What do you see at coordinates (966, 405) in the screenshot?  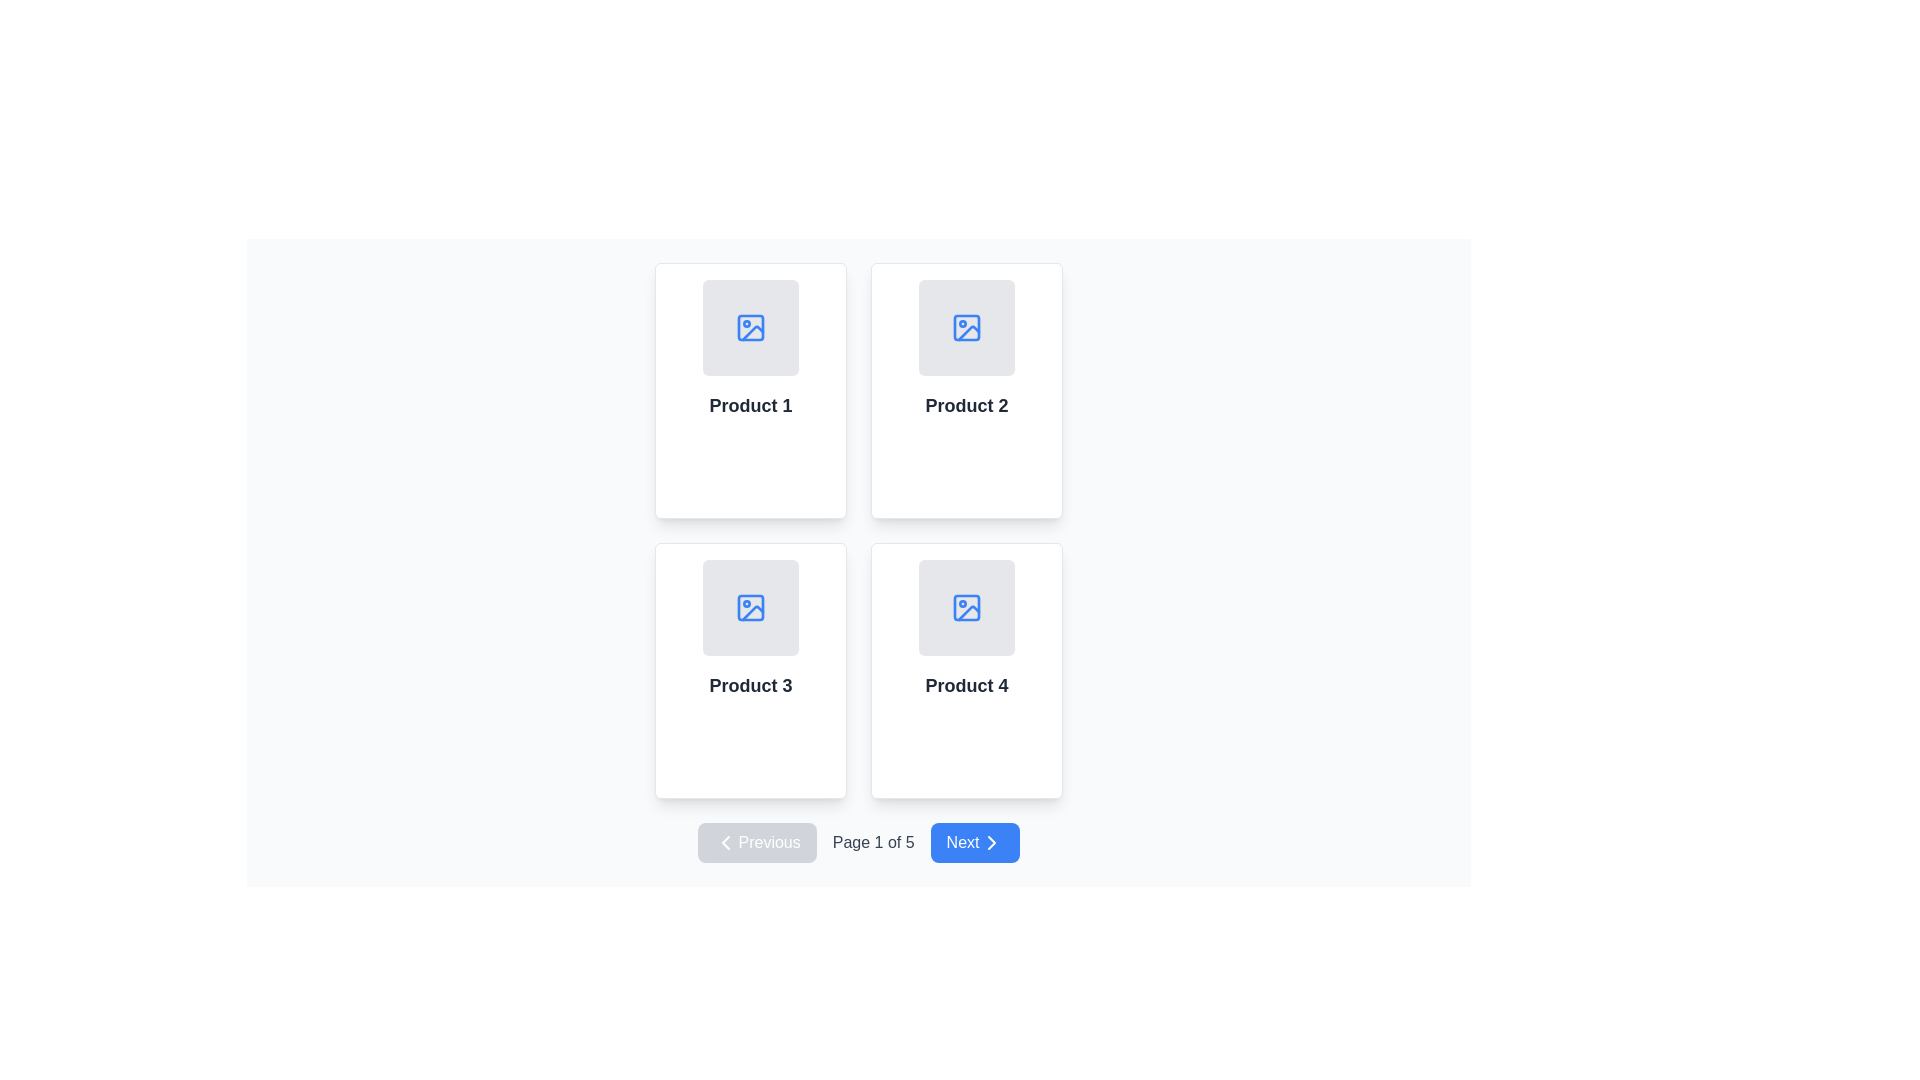 I see `the text label displaying 'Product 2' in bold font, located within the second product card in the top row of a grid layout` at bounding box center [966, 405].